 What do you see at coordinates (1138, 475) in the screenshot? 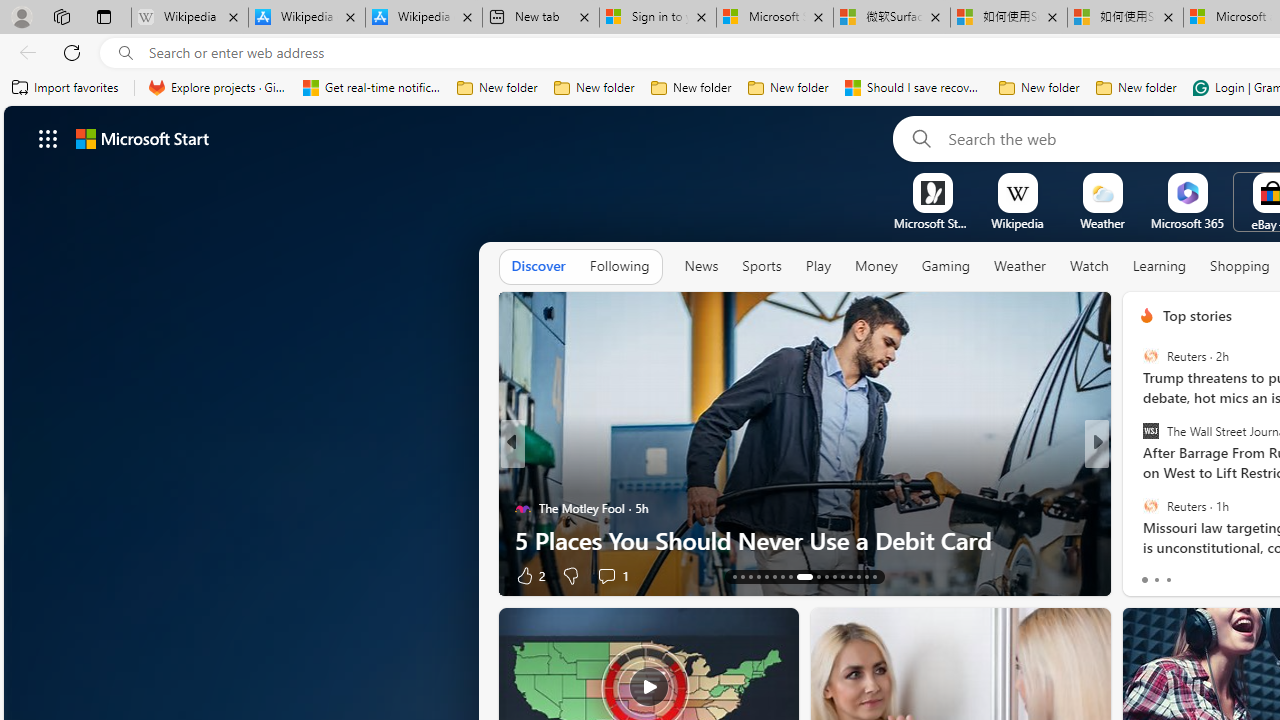
I see `'HowToGeek'` at bounding box center [1138, 475].